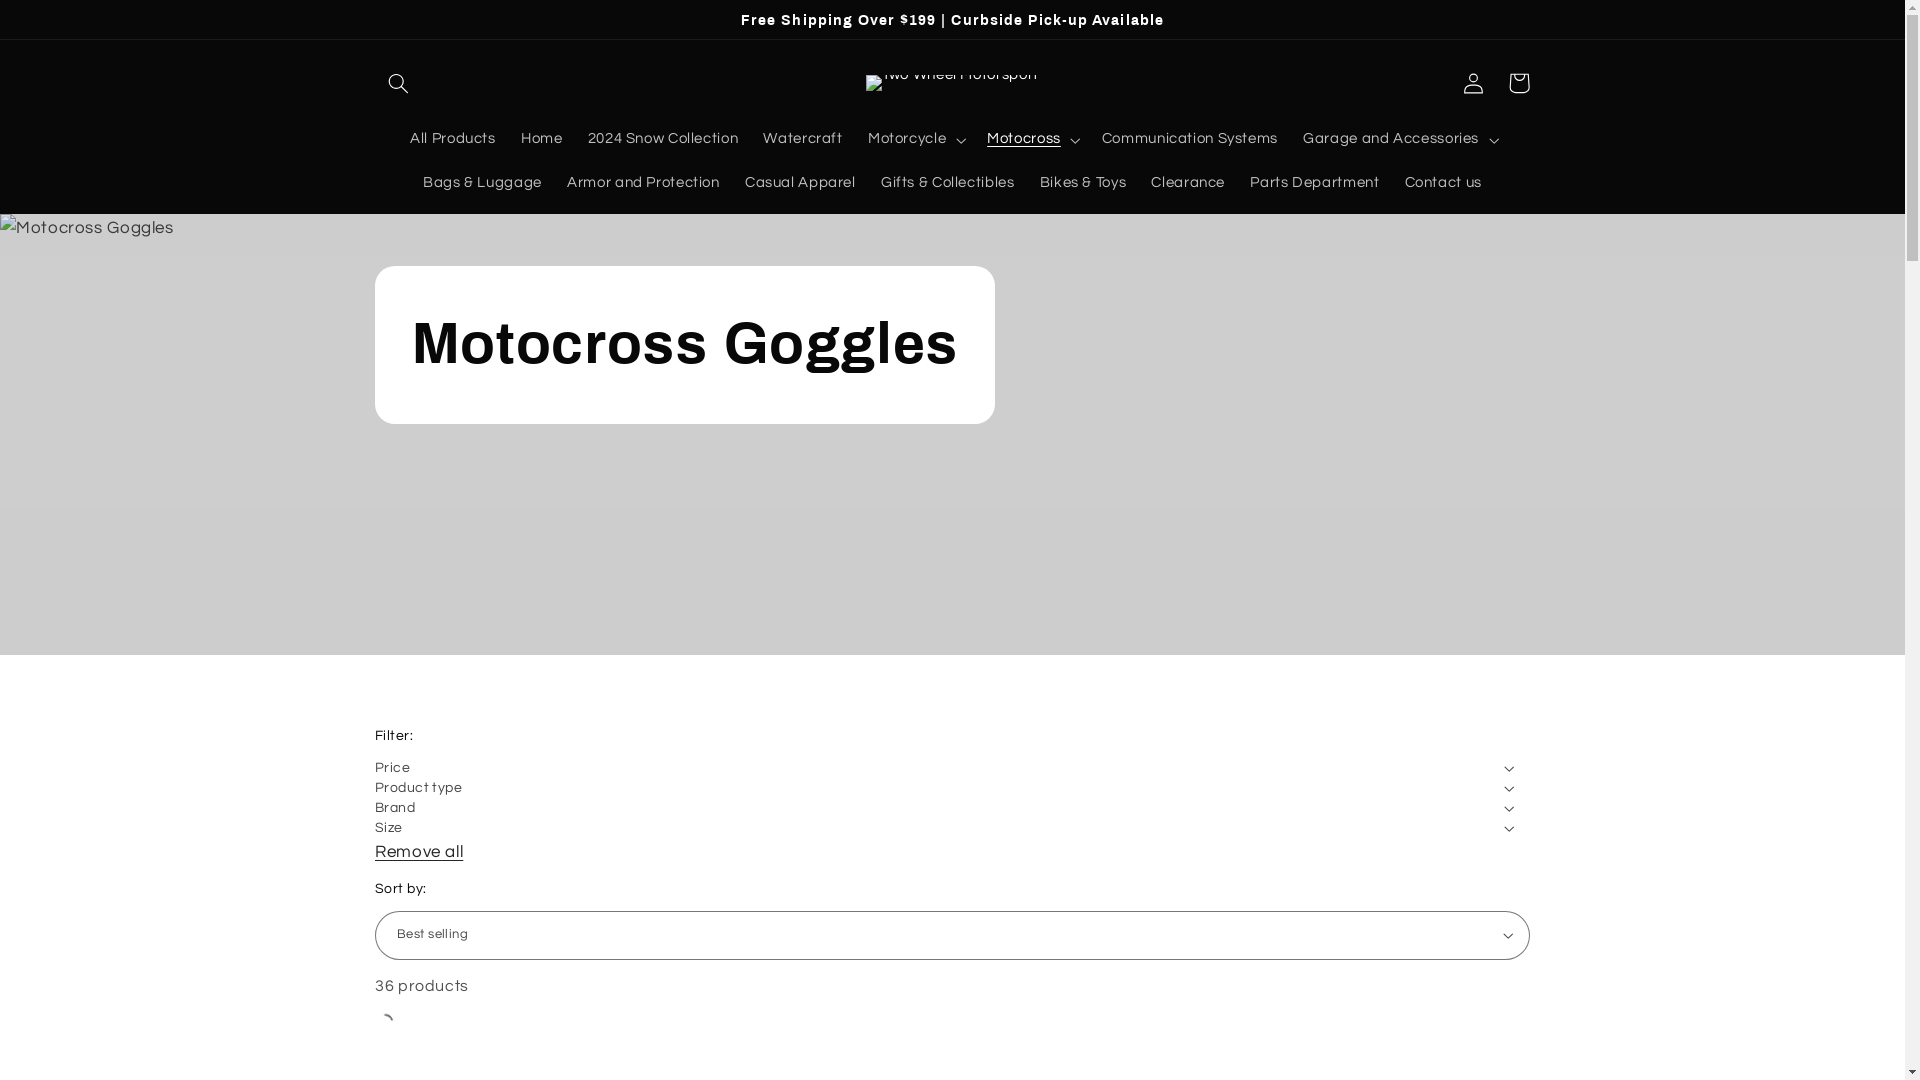  I want to click on 'All Products', so click(452, 138).